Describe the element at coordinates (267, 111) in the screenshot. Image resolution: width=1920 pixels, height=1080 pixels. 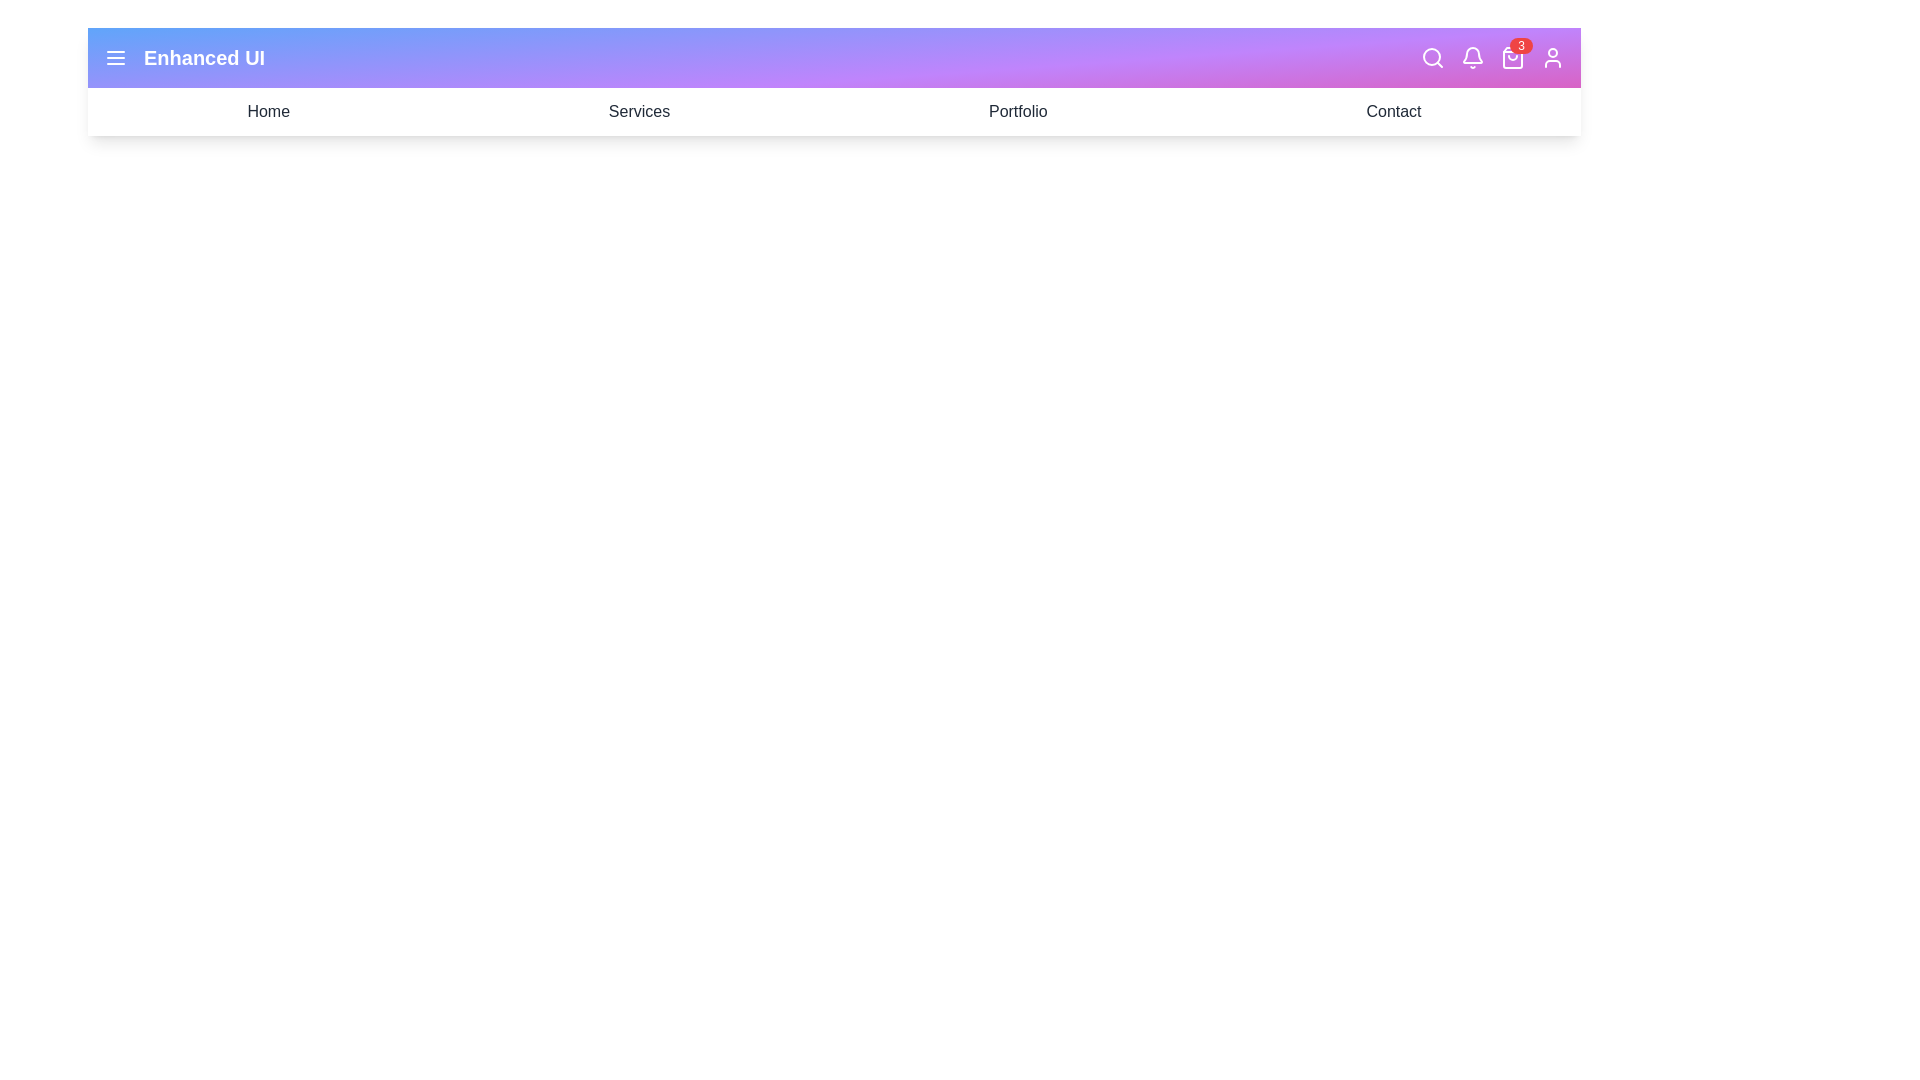
I see `the navigation link Home` at that location.